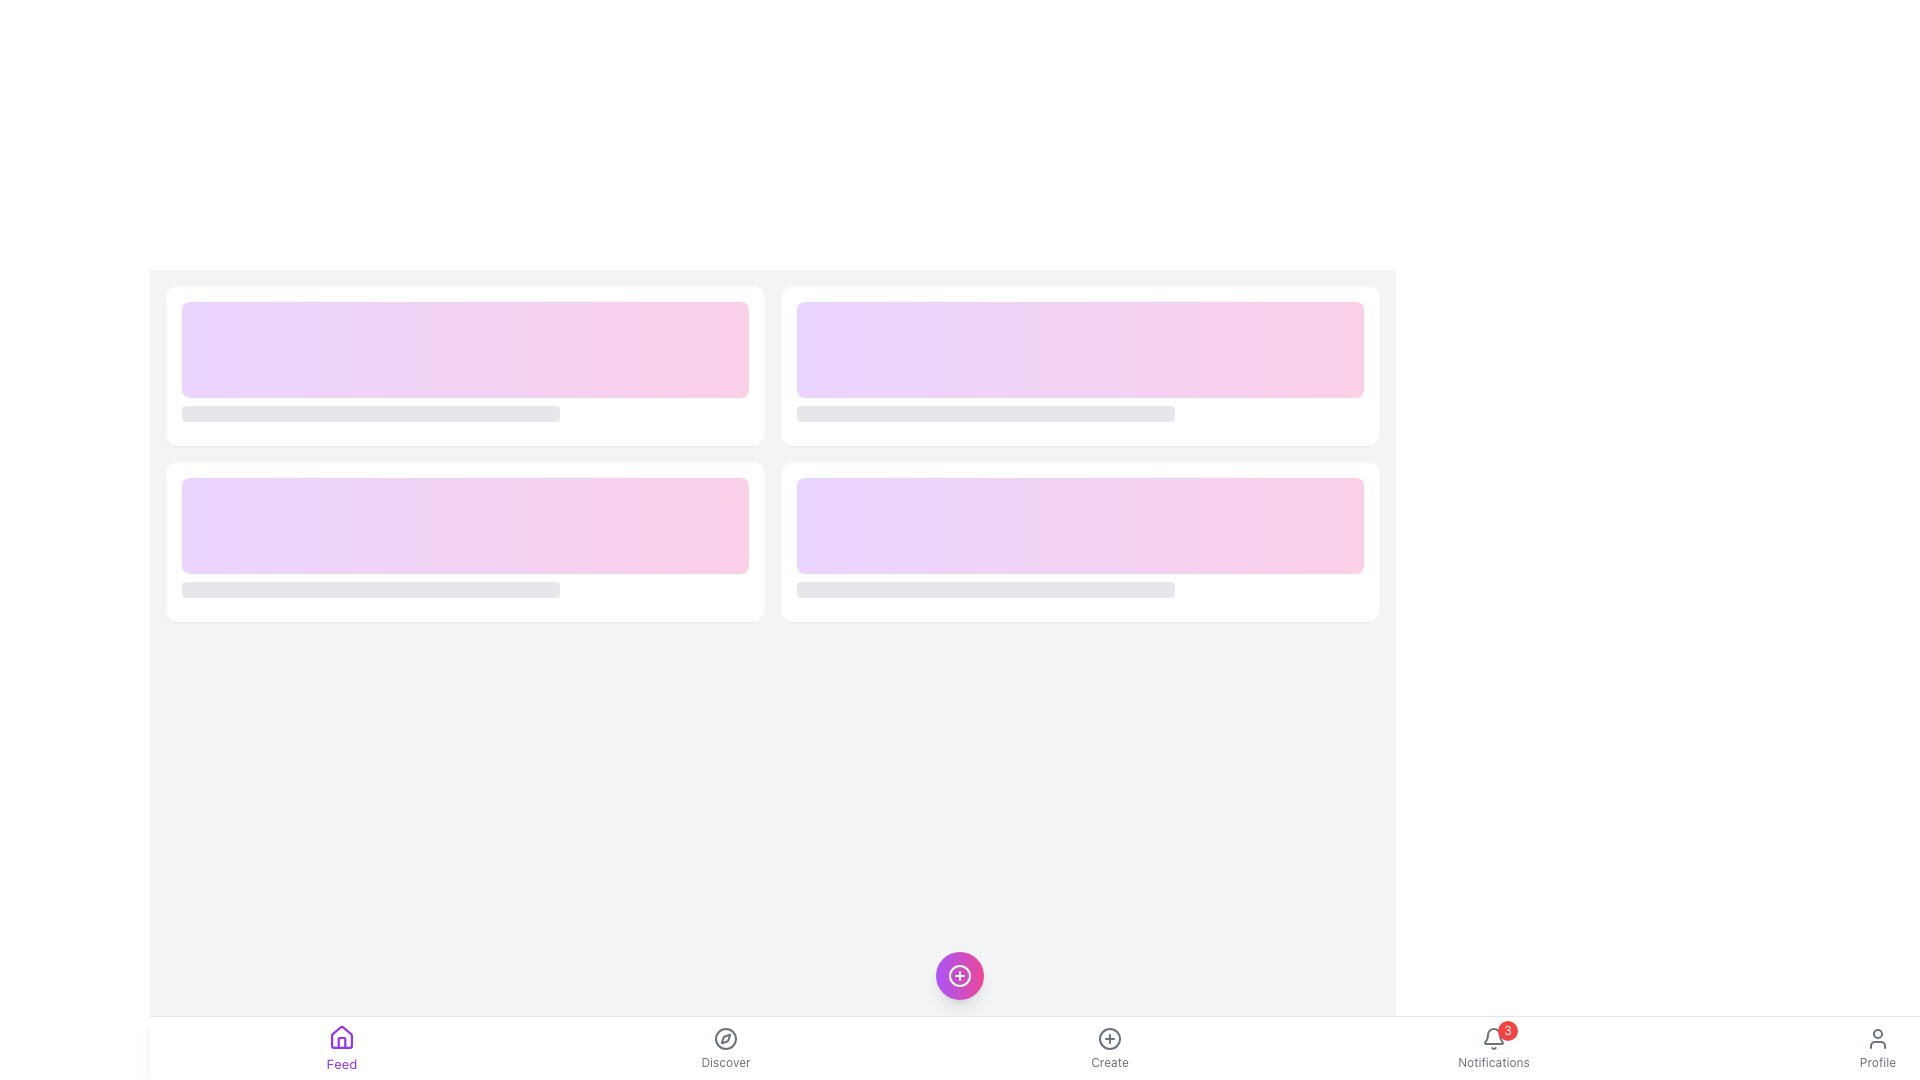 Image resolution: width=1920 pixels, height=1080 pixels. What do you see at coordinates (1079, 366) in the screenshot?
I see `the second card in the first row of the grid layout, which has a white background, rounded corners, and moderate shadowing` at bounding box center [1079, 366].